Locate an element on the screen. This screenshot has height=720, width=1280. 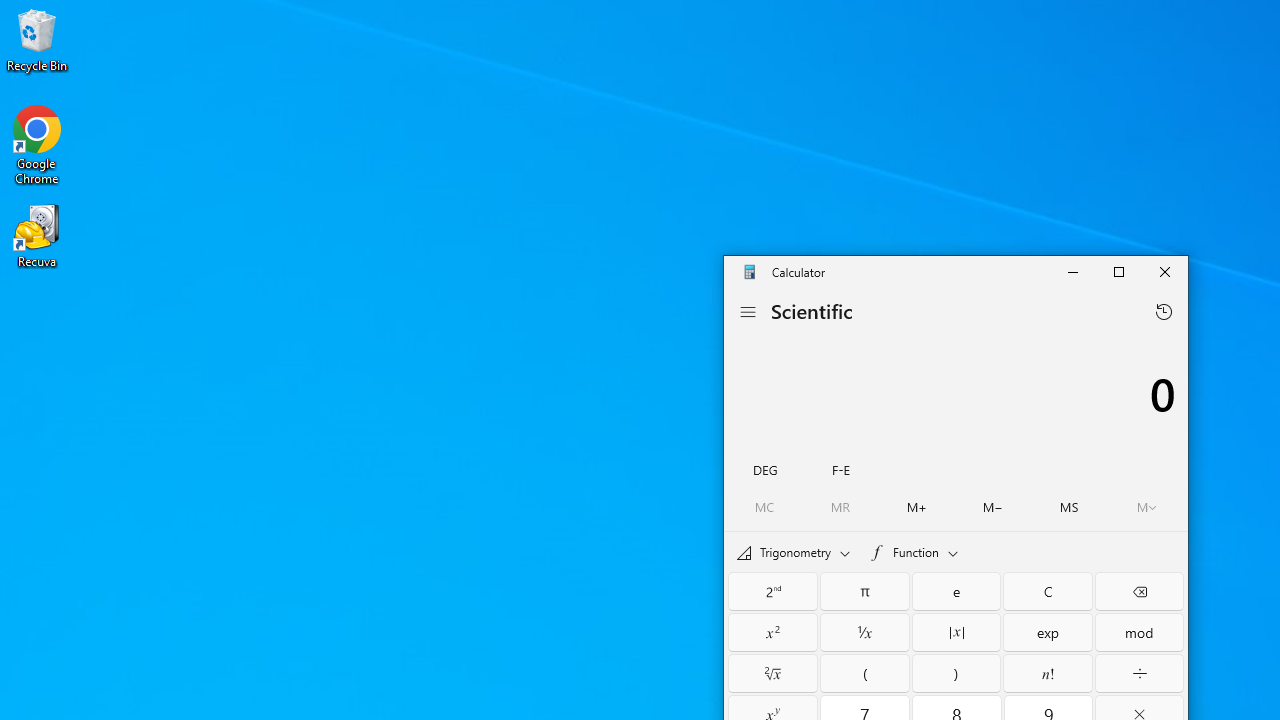
'Divide by' is located at coordinates (1139, 673).